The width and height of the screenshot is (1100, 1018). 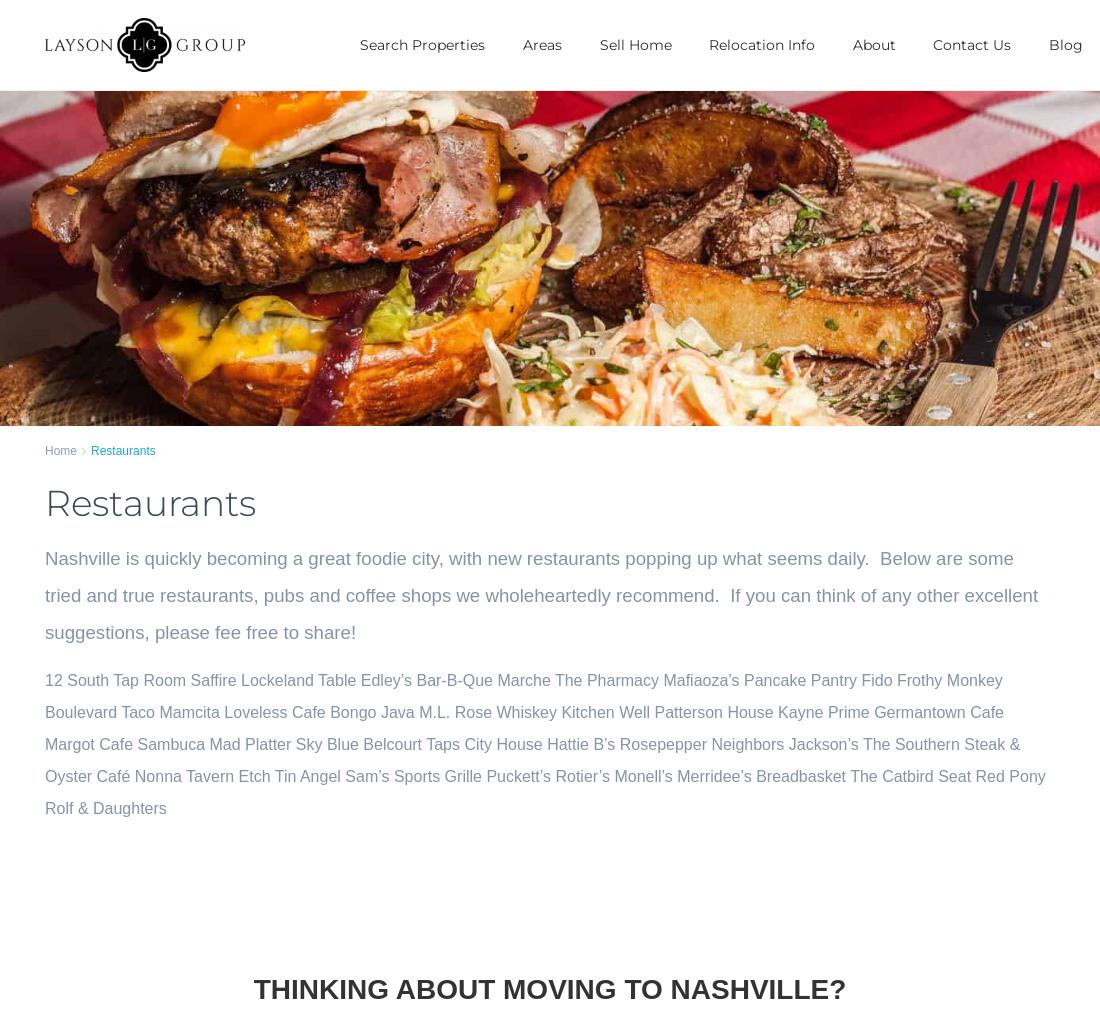 I want to click on '12 South Tap Room


Saffire


Lockeland Table




Edley’s Bar-B-Que


Marche


The Pharmacy




Mafiaoza’s


Pancake Pantry


Fido




Frothy Monkey


Boulevard


Taco Mamcita




Loveless Cafe


Bongo Java


M.L. Rose




Whiskey Kitchen


Well


Patterson House




Kayne Prime


Germantown Cafe


Margot Cafe




Sambuca


Mad Platter


Sky Blue




Belcourt Taps


City House


Hattie B’s




Rosepepper


Neighbors


Jackson’s




The Southern Steak & Oyster


Café Nonna


Tavern




Etch


Tin Angel


Sam’s Sports Grille




Puckett’s


Rotier’s


Monell’s




Merridee’s Breadbasket


The Catbird Seat





Red Pony


Rolf & Daughters', so click(x=545, y=742).